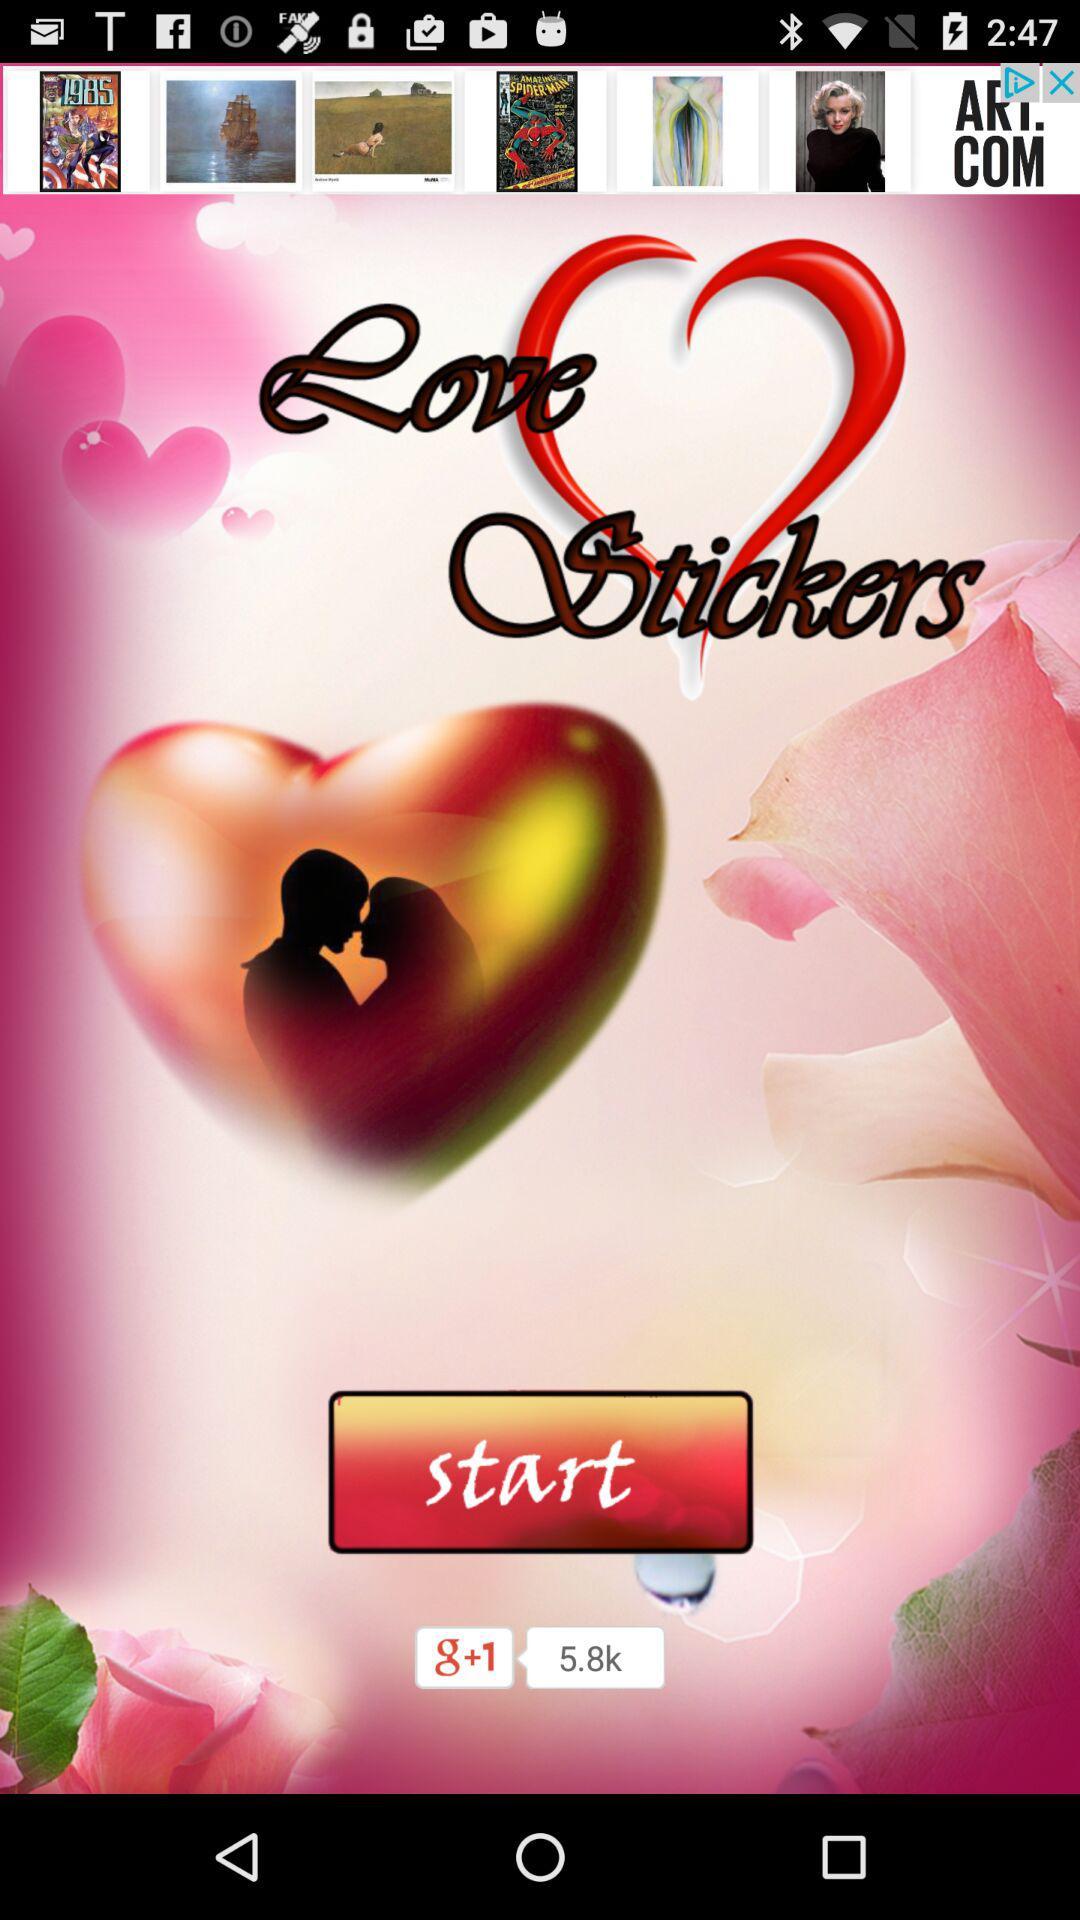 This screenshot has width=1080, height=1920. Describe the element at coordinates (540, 1473) in the screenshot. I see `start` at that location.